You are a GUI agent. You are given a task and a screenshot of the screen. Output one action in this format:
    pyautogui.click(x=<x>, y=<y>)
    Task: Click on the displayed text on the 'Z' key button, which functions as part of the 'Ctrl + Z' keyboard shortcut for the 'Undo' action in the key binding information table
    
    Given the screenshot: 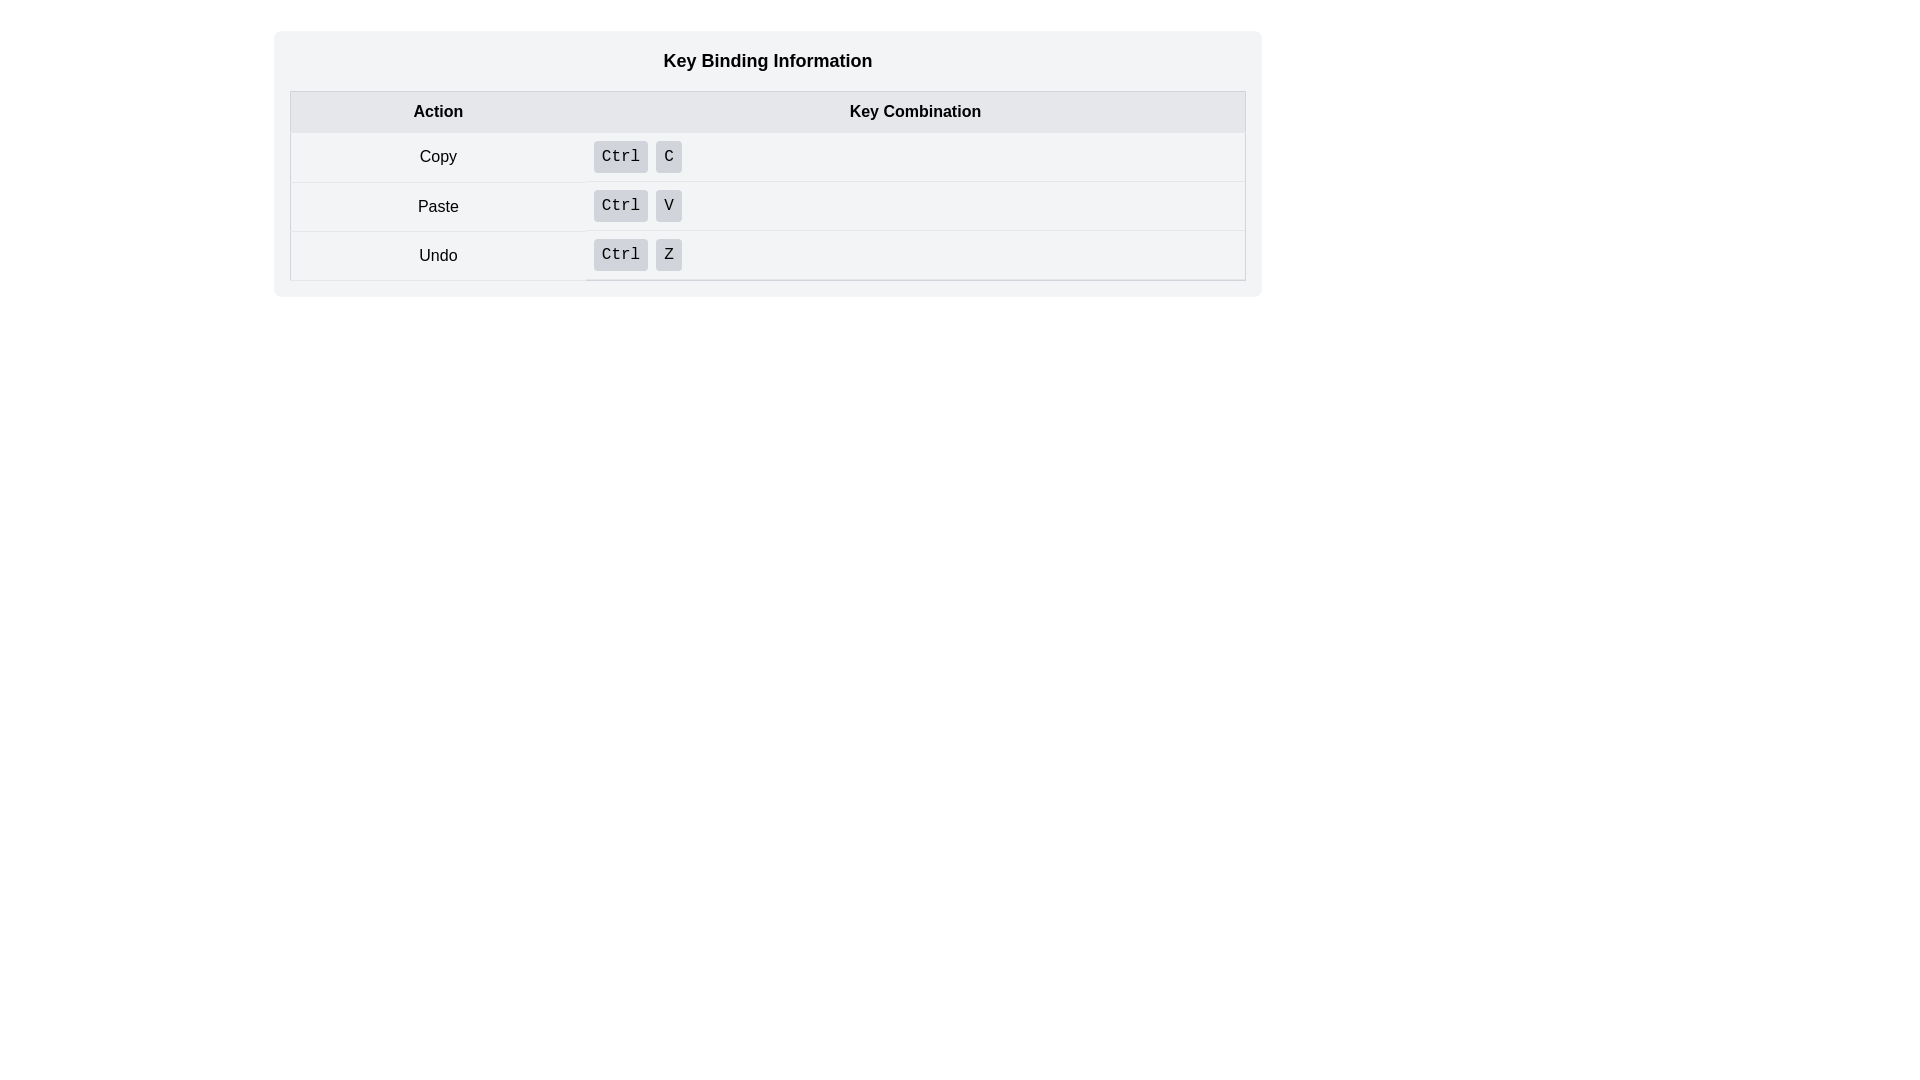 What is the action you would take?
    pyautogui.click(x=668, y=253)
    